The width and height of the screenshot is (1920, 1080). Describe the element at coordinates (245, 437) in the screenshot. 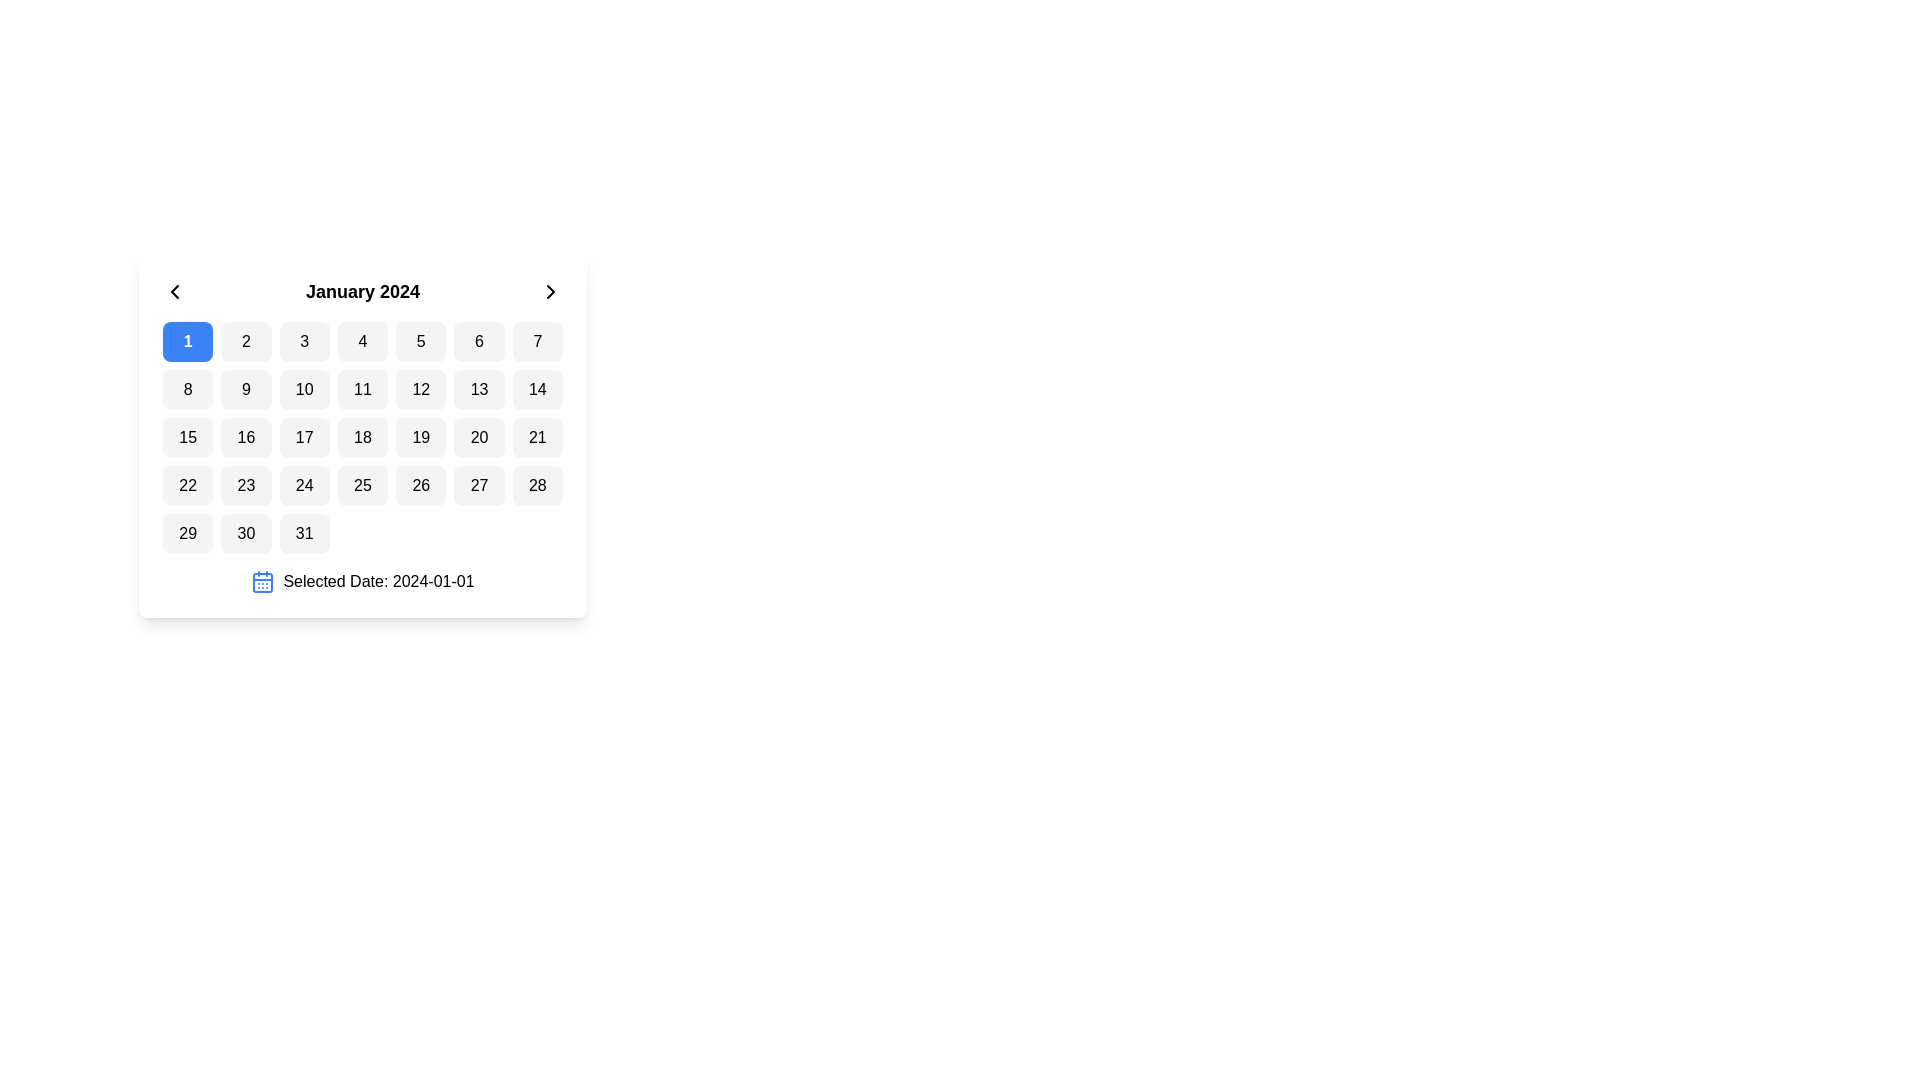

I see `the Calendar date cell element for the date '16' in the grid layout under 'January 2024', located in the third row and second column` at that location.